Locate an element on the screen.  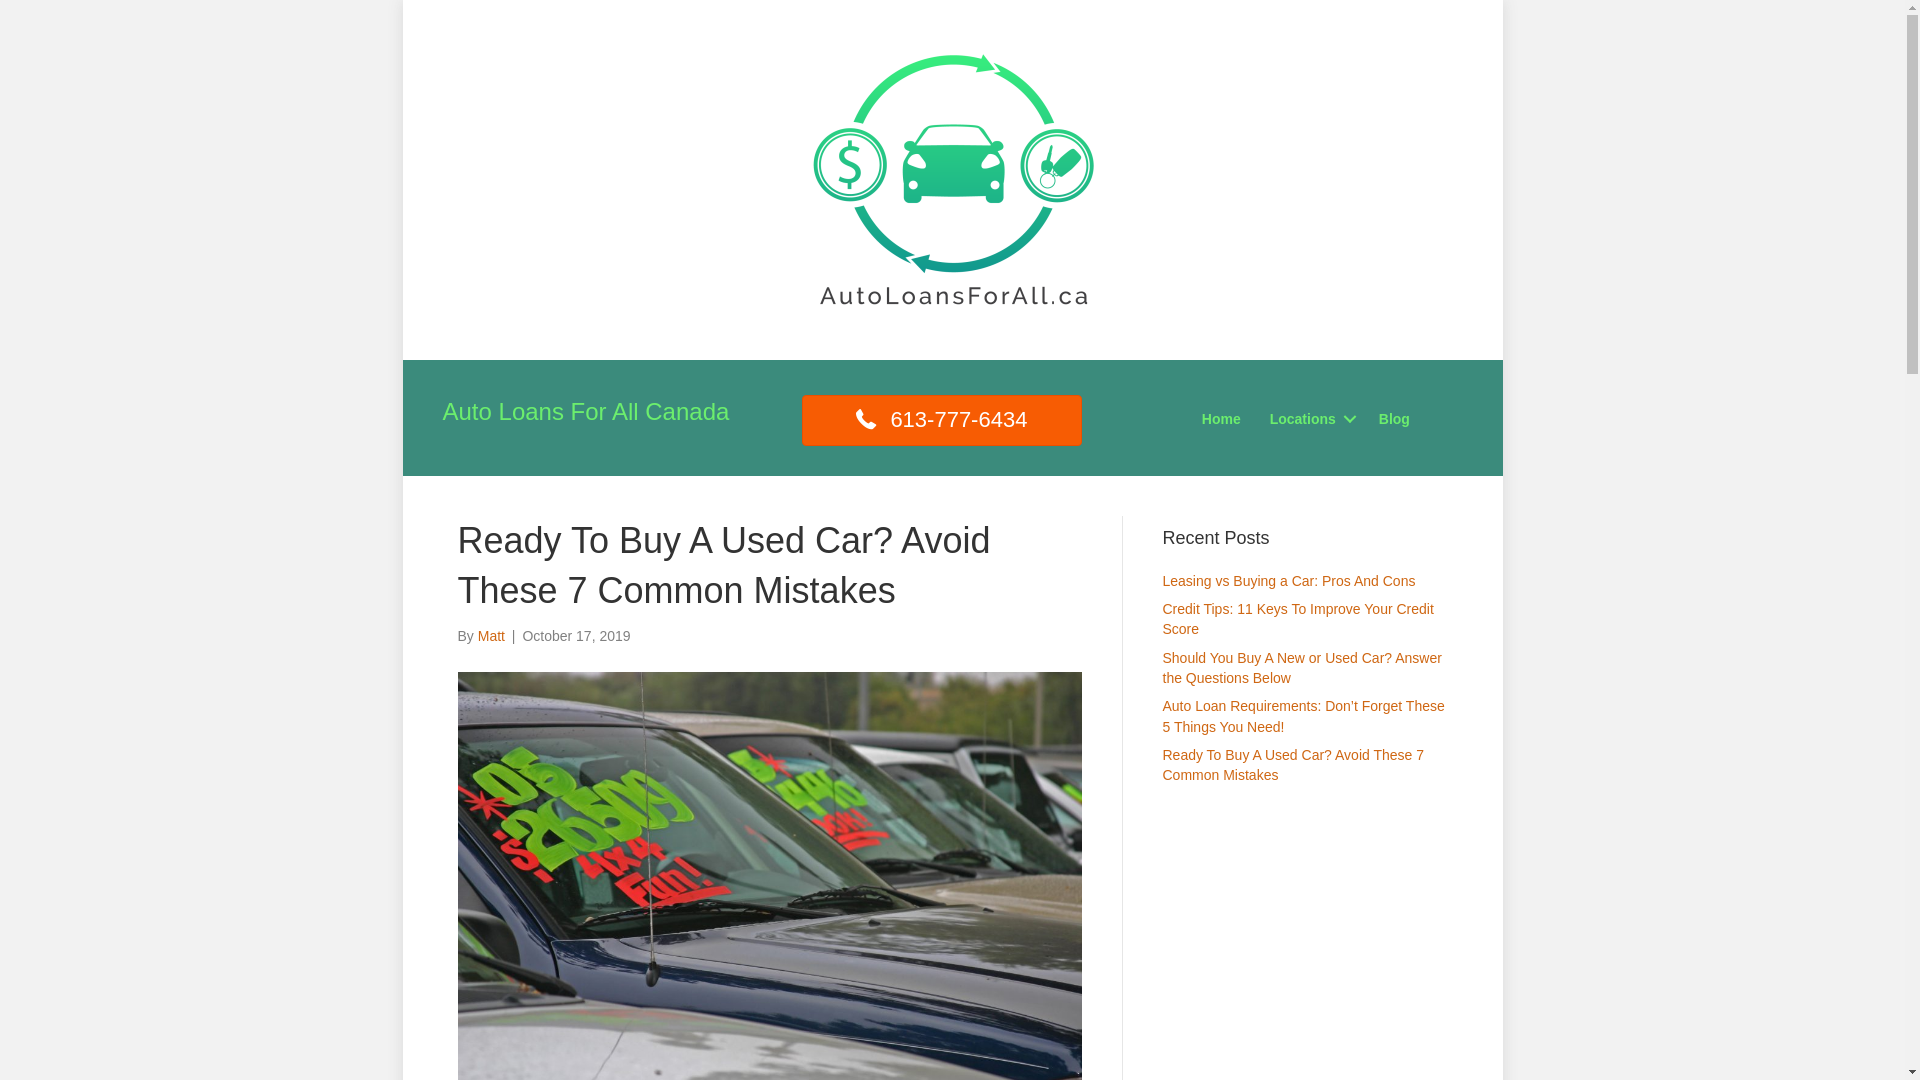
'Credit Tips: 11 Keys To Improve Your Credit Score' is located at coordinates (1297, 617).